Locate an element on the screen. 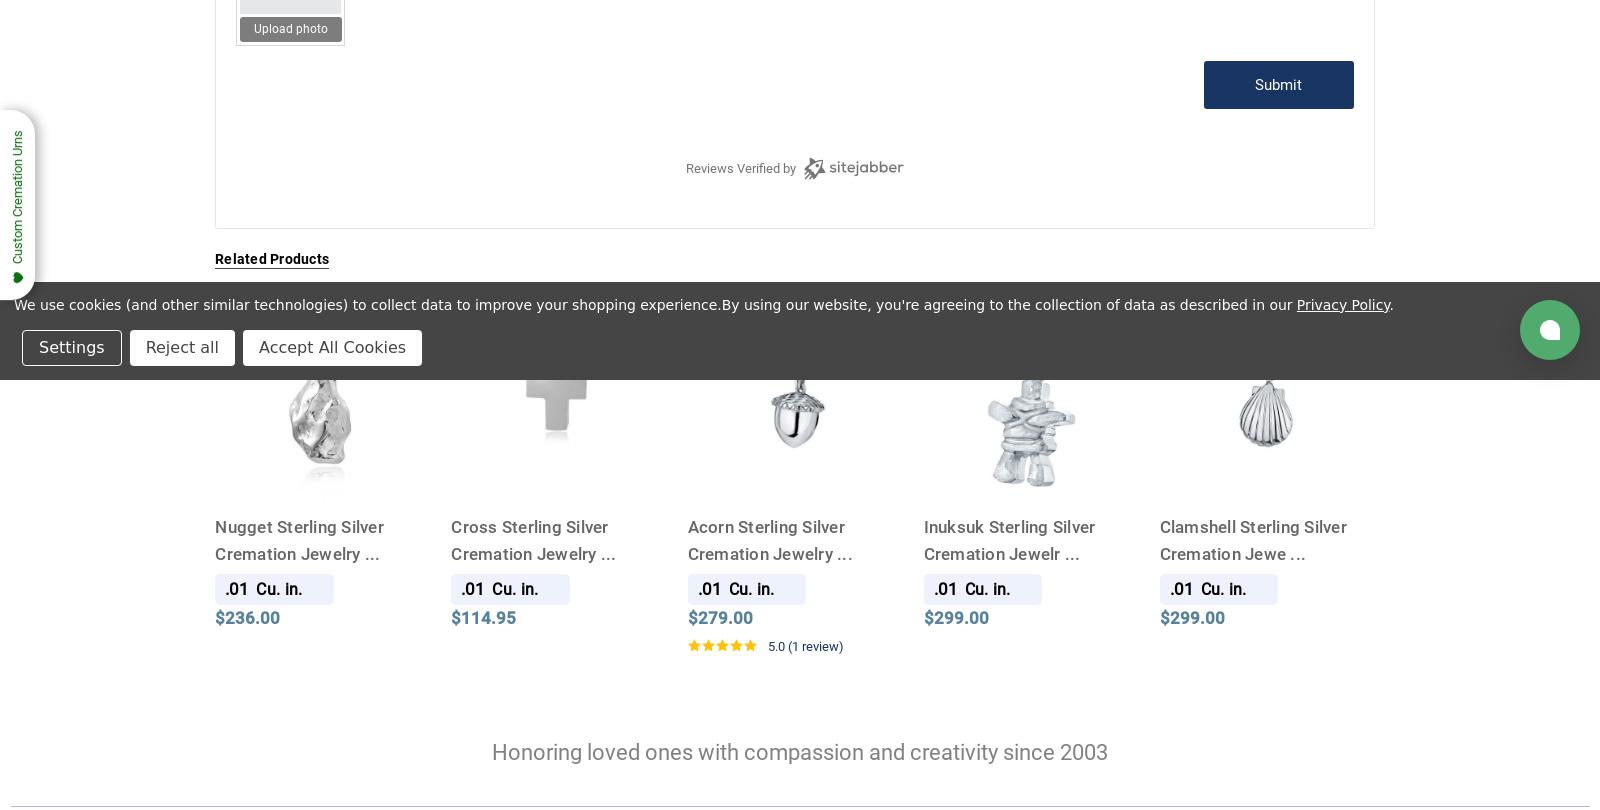 This screenshot has width=1600, height=810. 'Honoring loved ones with compassion and creativity since 2003' is located at coordinates (800, 751).